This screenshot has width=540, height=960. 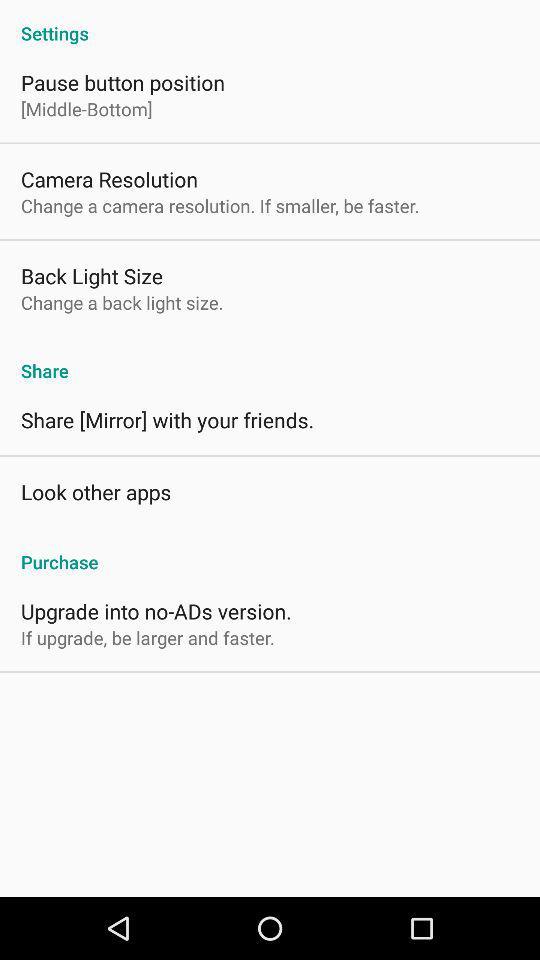 What do you see at coordinates (166, 419) in the screenshot?
I see `the item above look other apps app` at bounding box center [166, 419].